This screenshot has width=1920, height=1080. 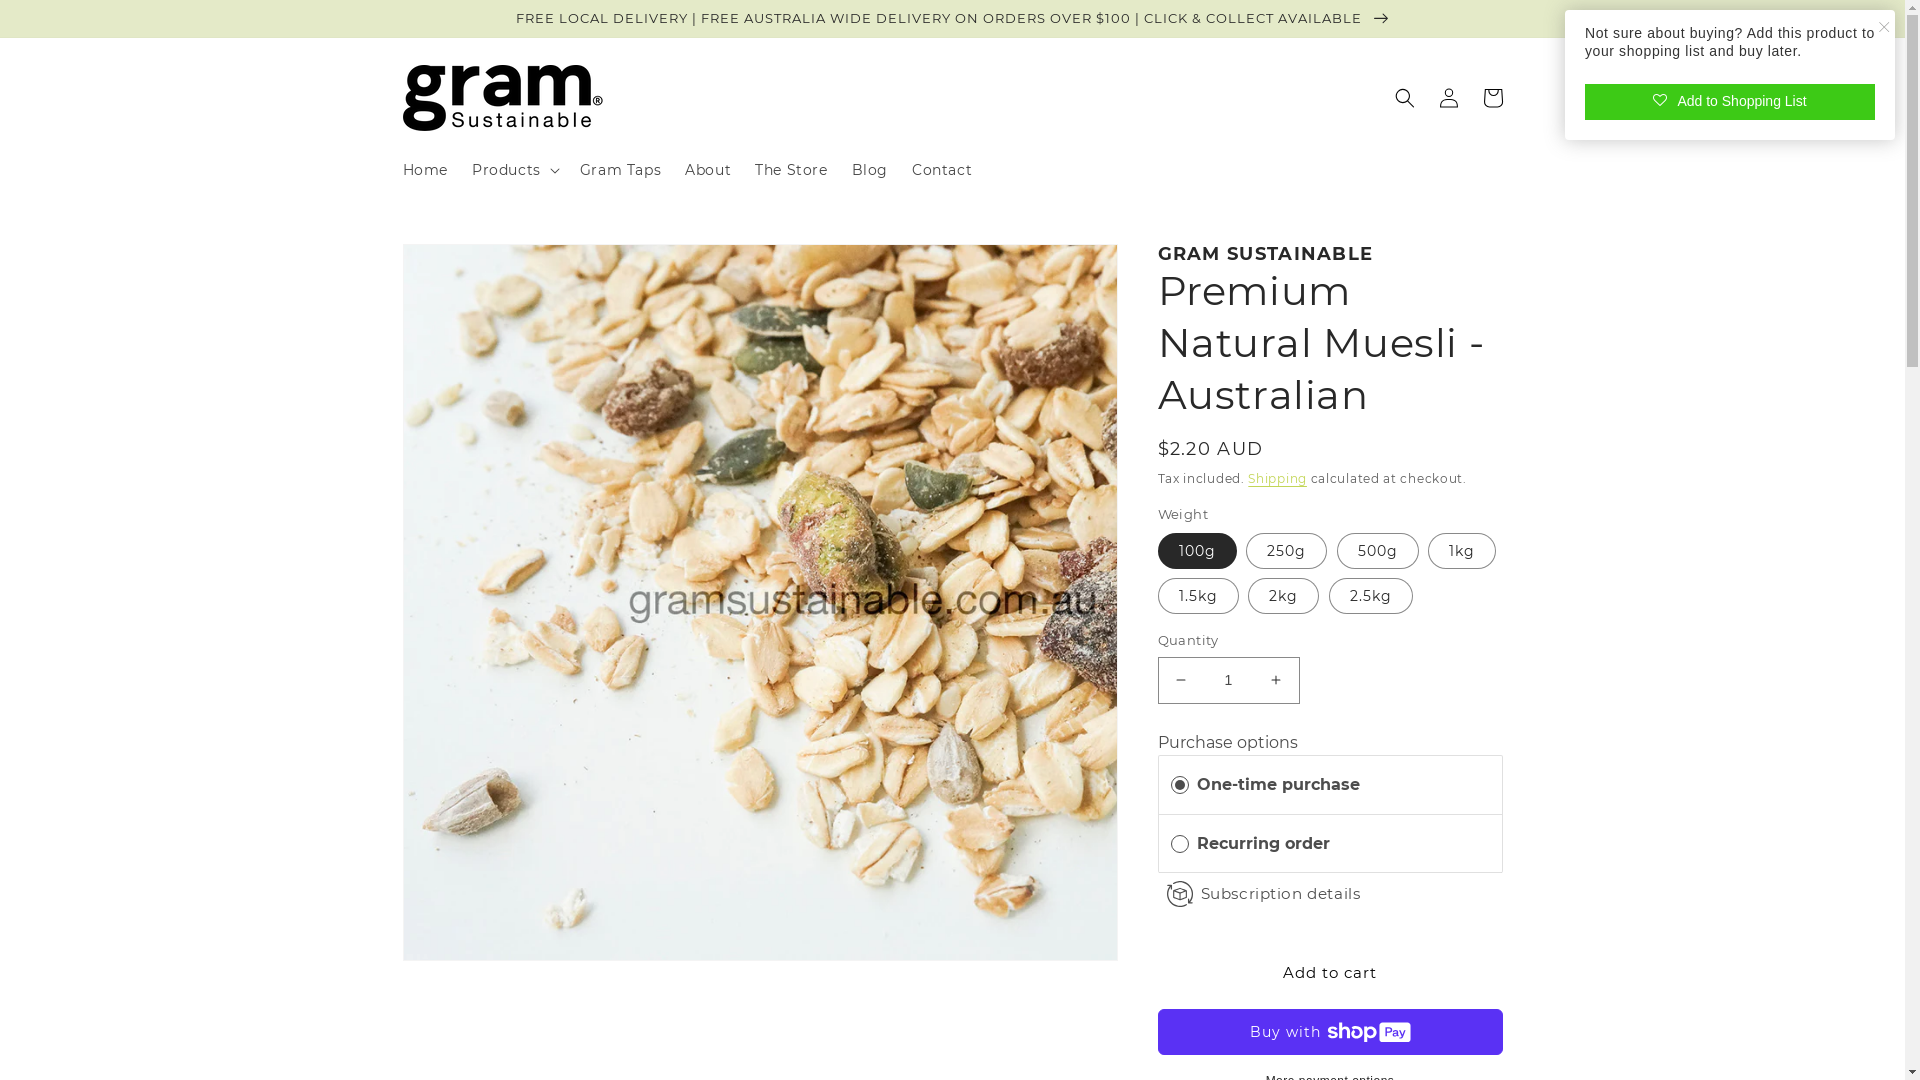 I want to click on 'Shipping', so click(x=1276, y=478).